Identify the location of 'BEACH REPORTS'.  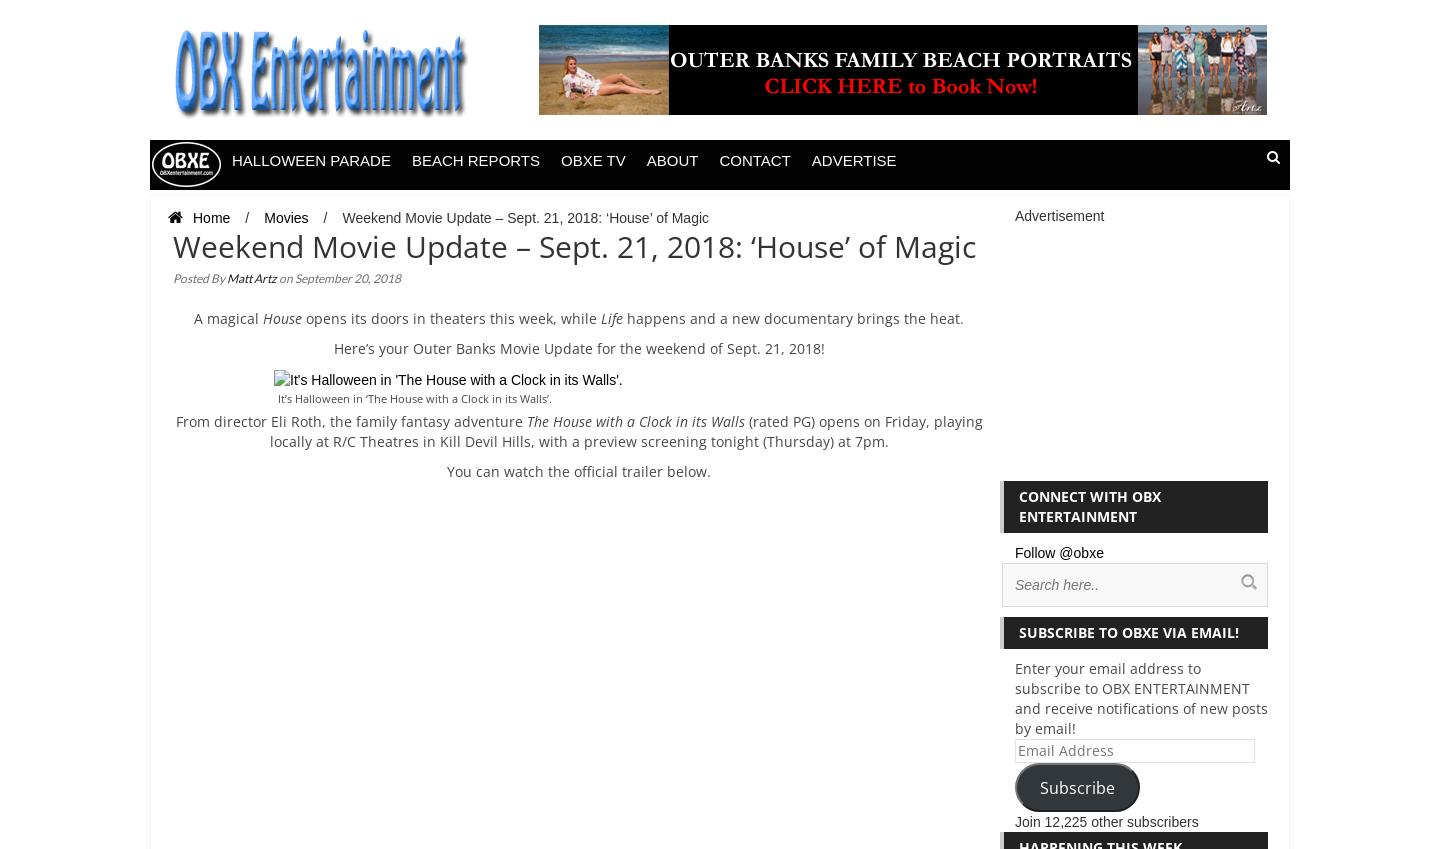
(475, 160).